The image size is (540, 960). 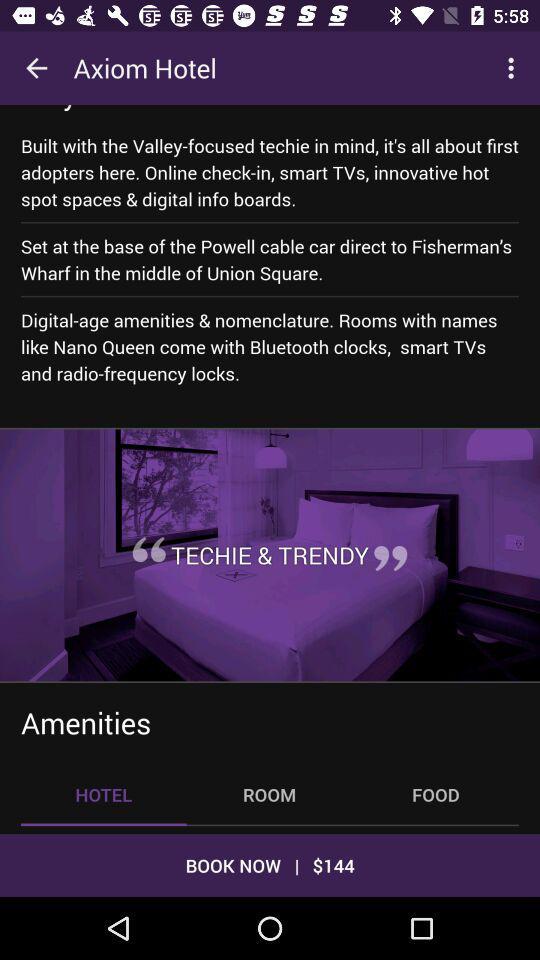 I want to click on the icon next to hotel icon, so click(x=269, y=794).